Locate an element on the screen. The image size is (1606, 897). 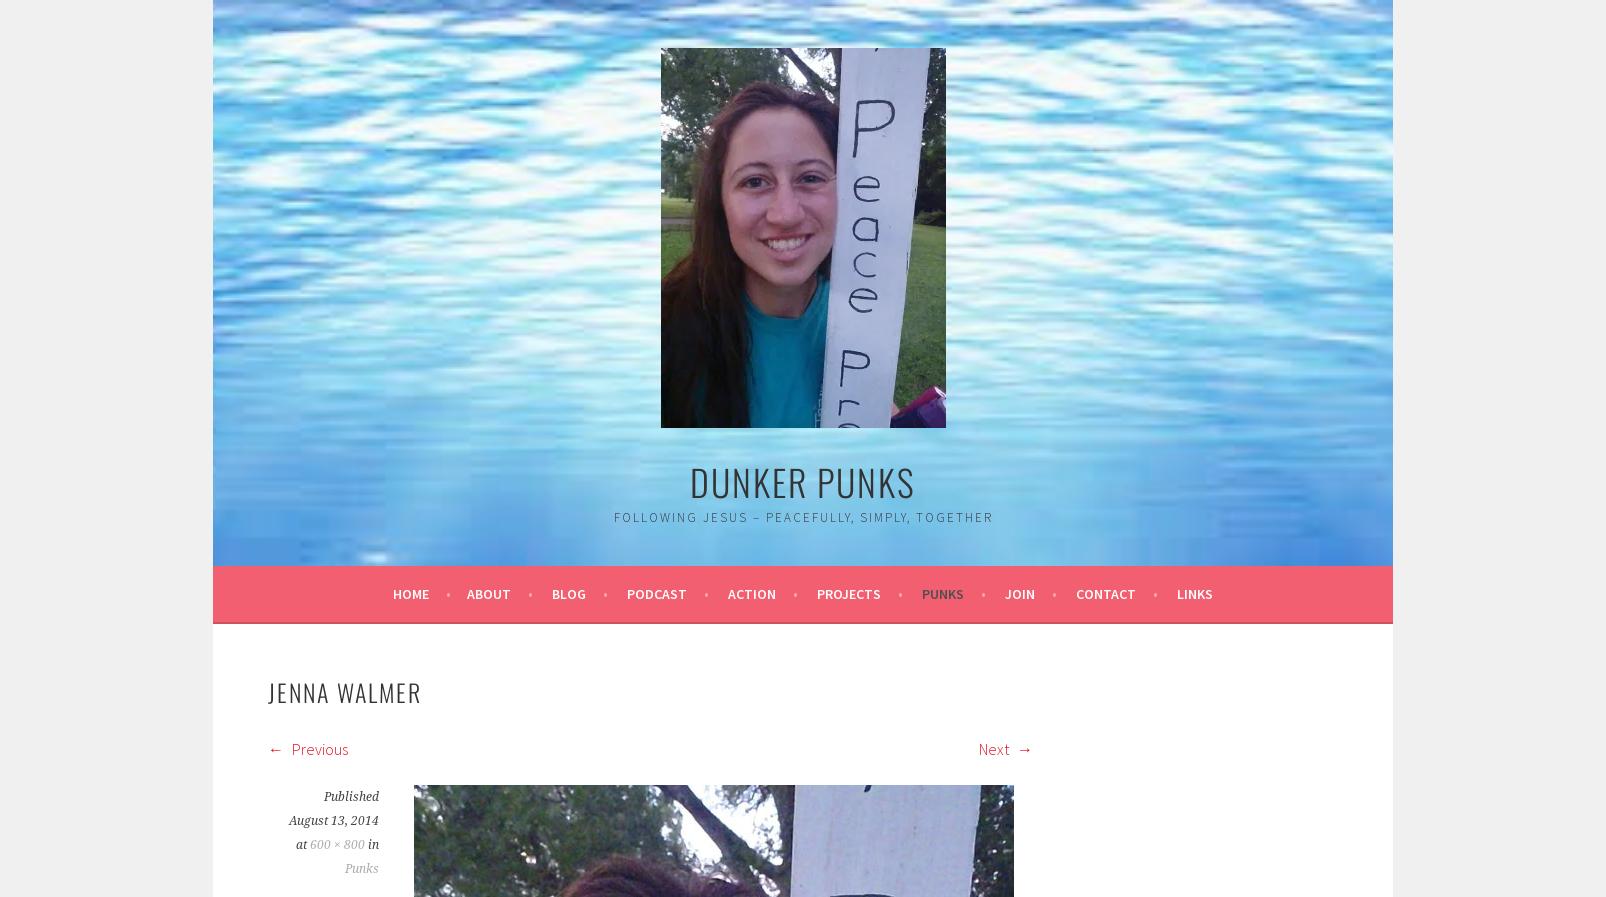
'Home' is located at coordinates (410, 593).